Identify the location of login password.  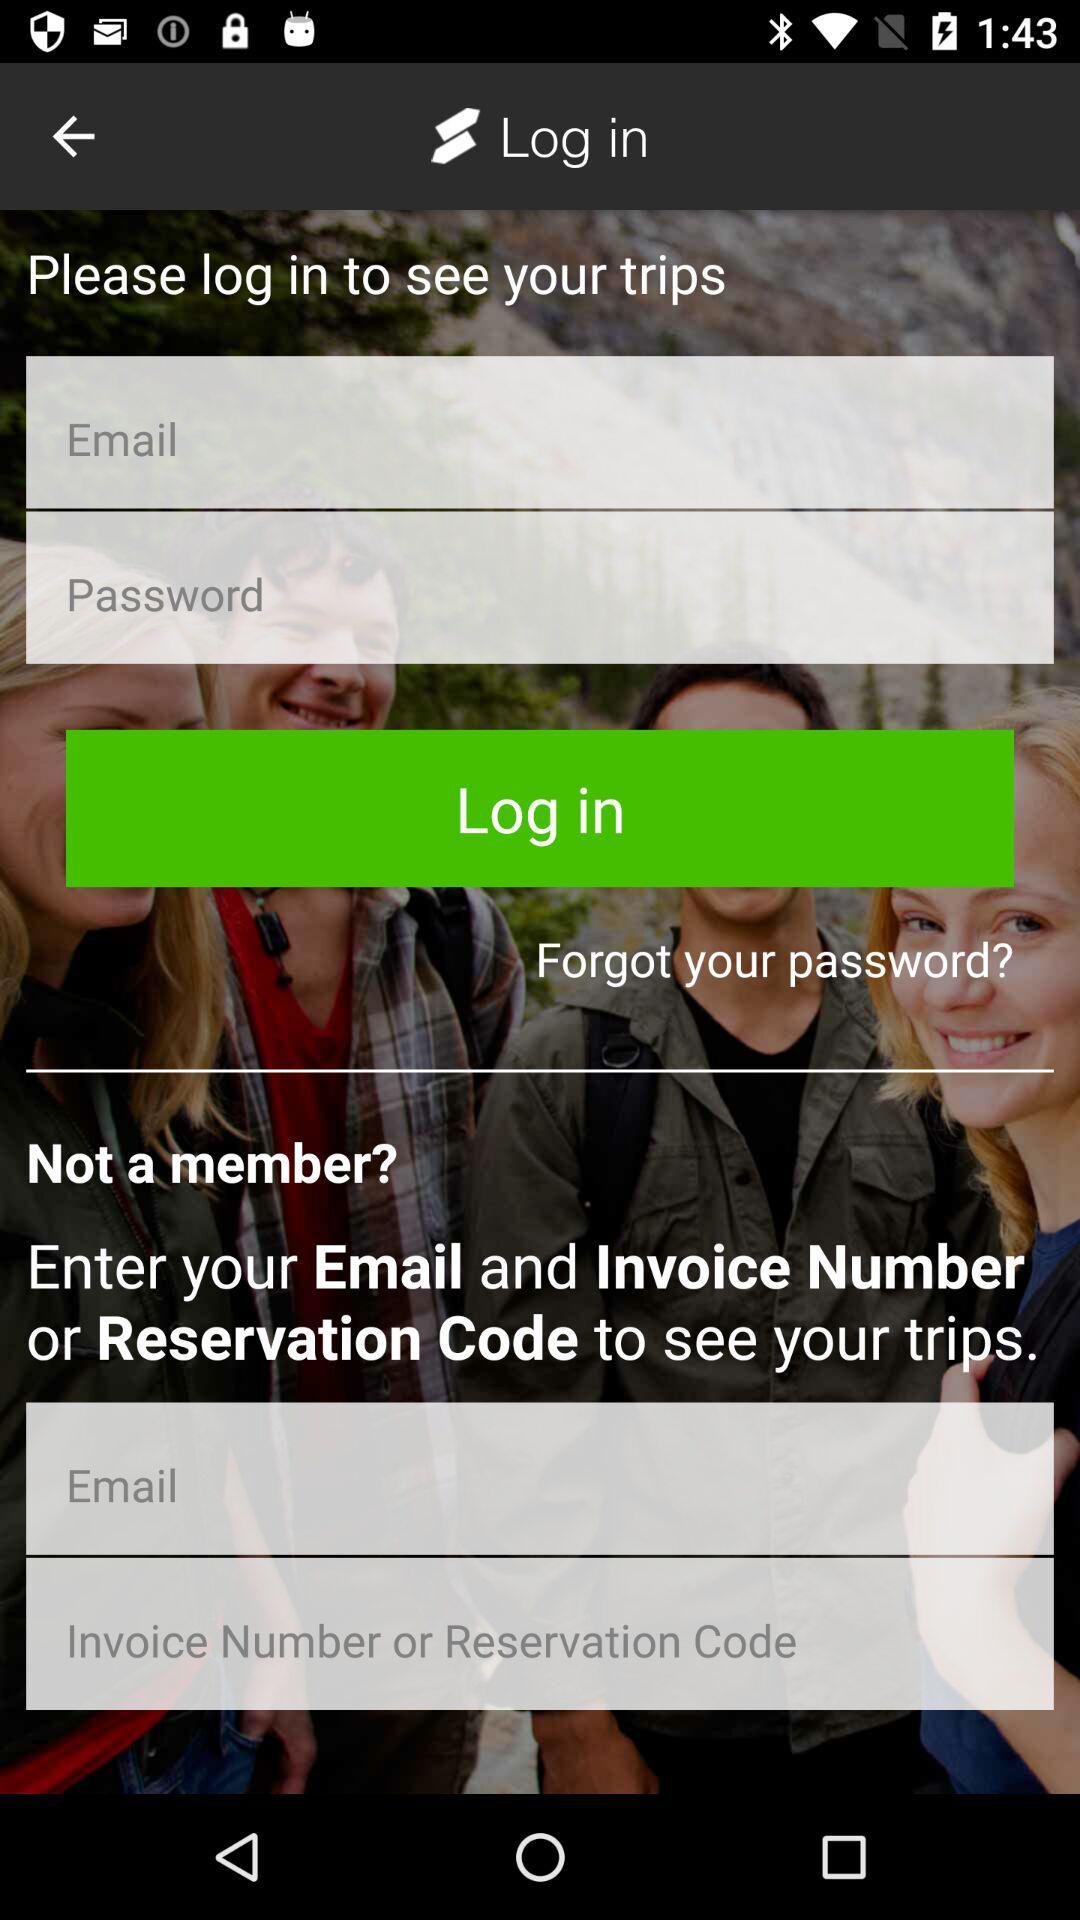
(540, 586).